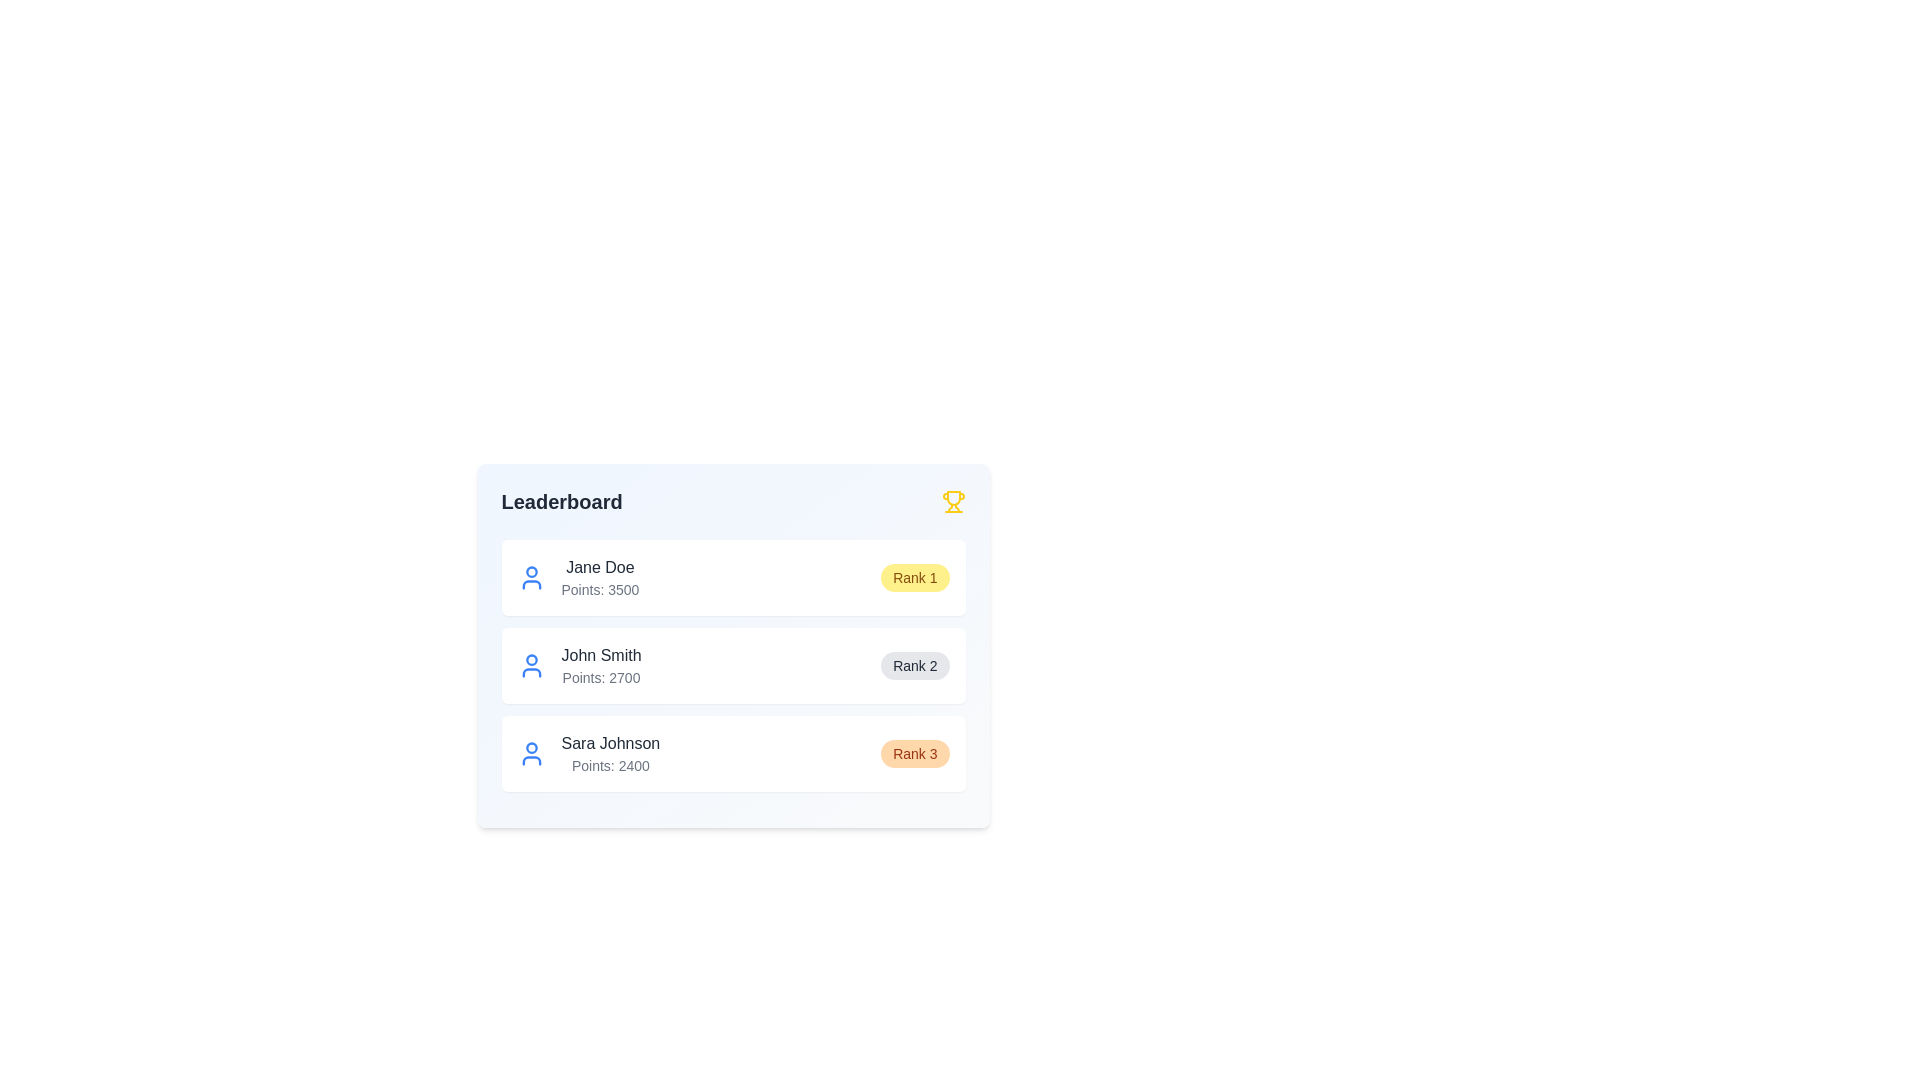 This screenshot has height=1080, width=1920. What do you see at coordinates (531, 666) in the screenshot?
I see `the blue user icon that represents 'John Smith' in the leaderboard interface, which is positioned to the left of his name and points` at bounding box center [531, 666].